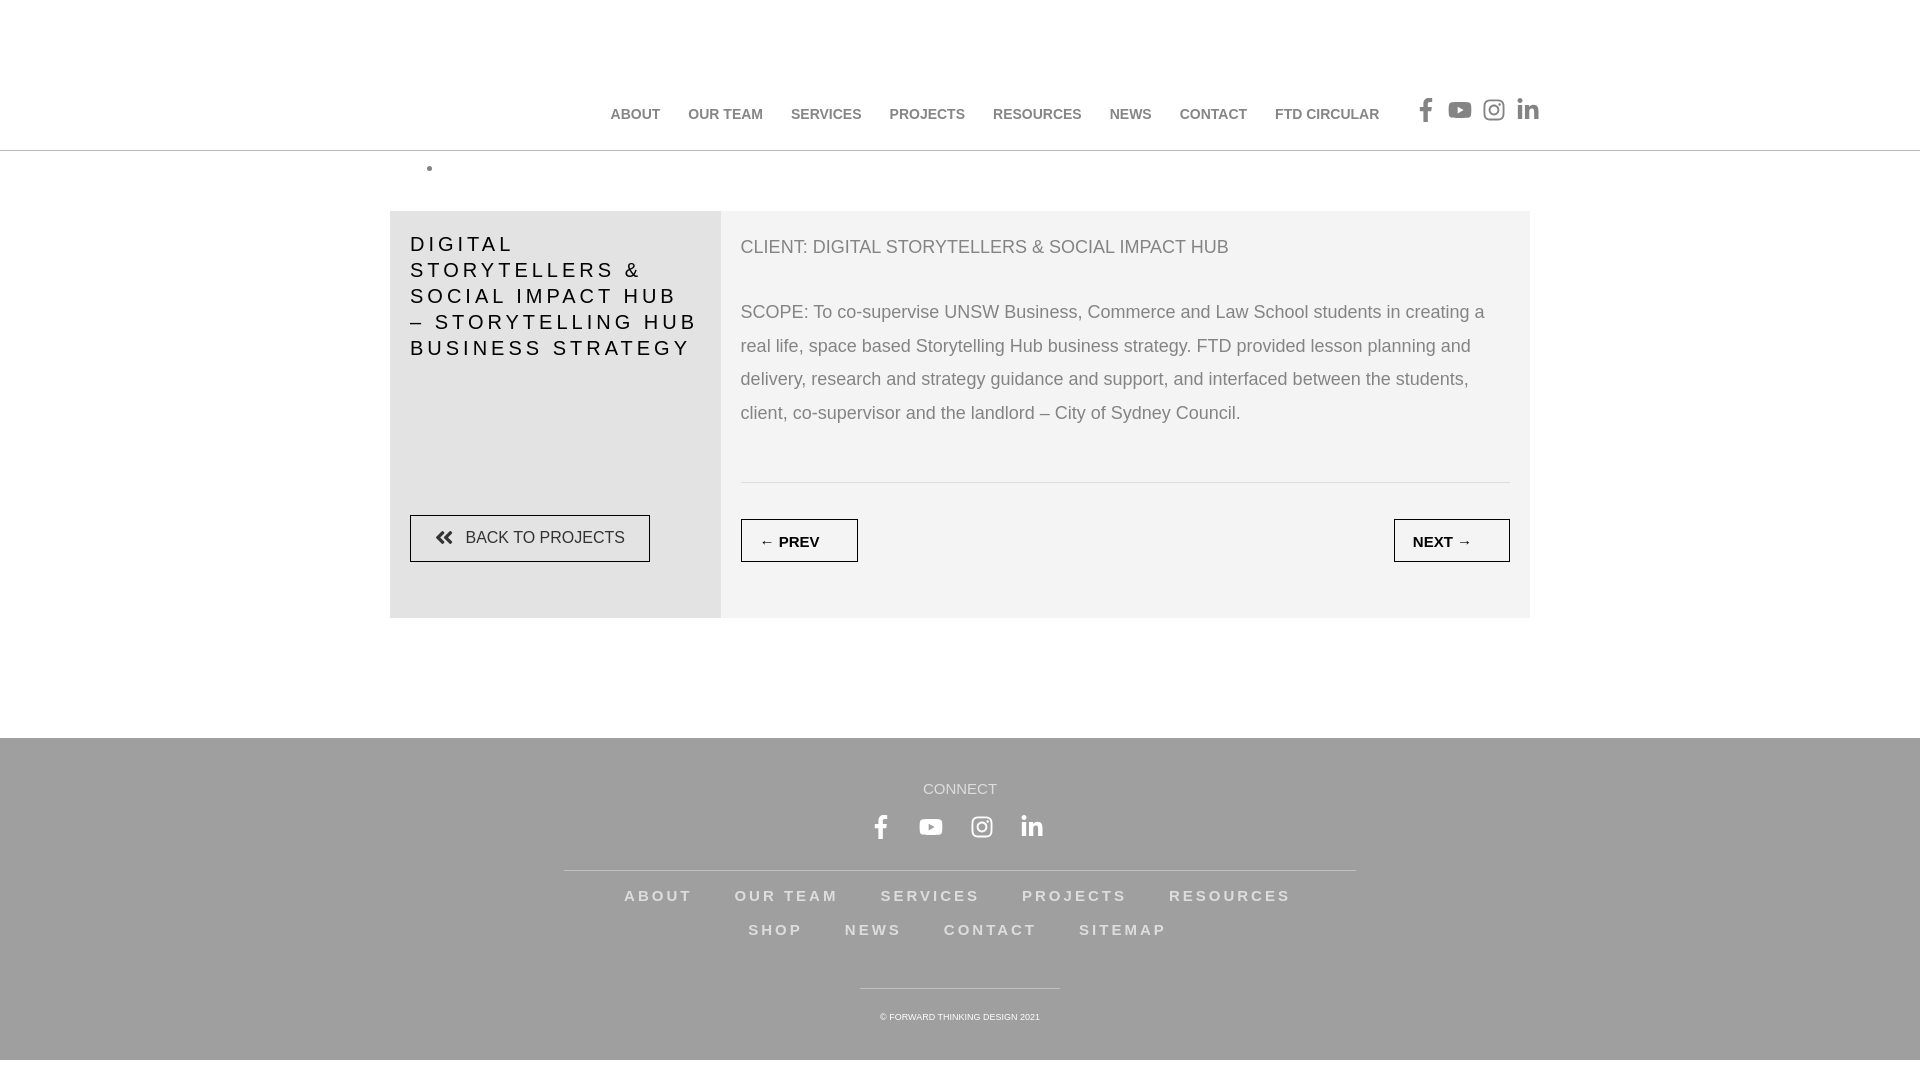 This screenshot has width=1920, height=1080. Describe the element at coordinates (657, 894) in the screenshot. I see `'ABOUT'` at that location.